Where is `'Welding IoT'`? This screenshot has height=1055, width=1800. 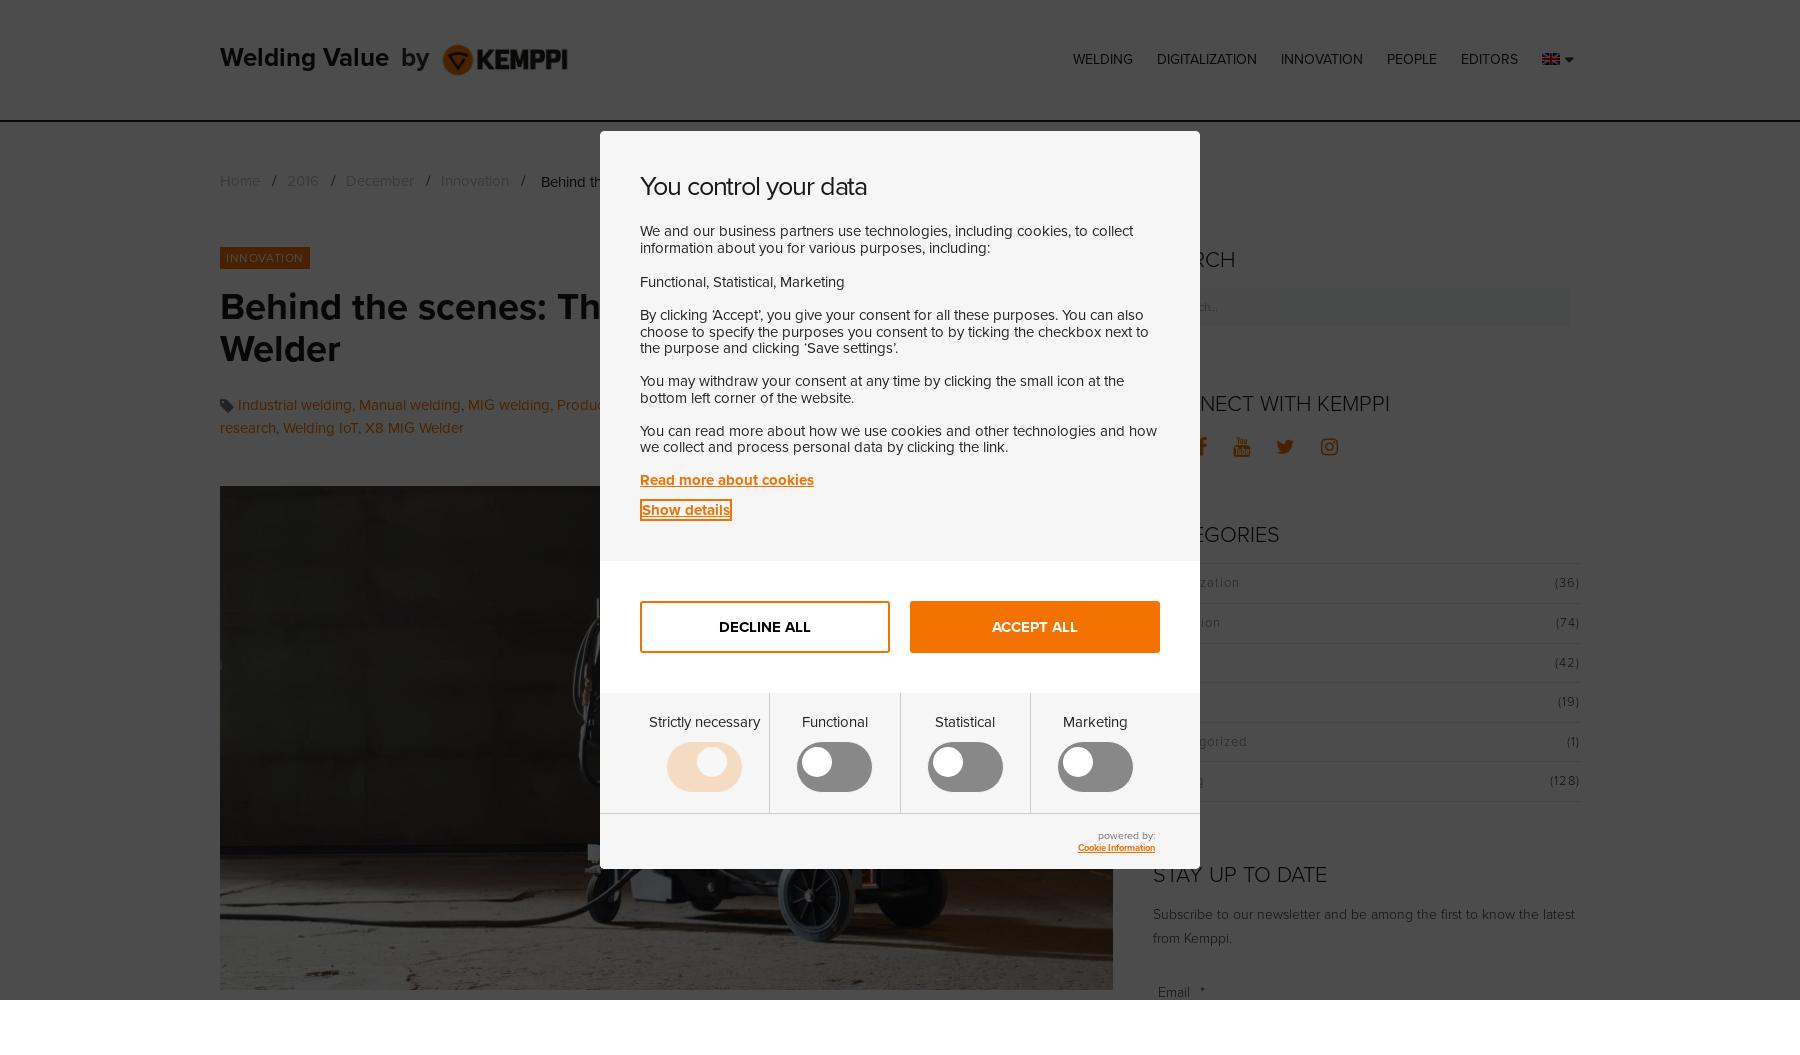 'Welding IoT' is located at coordinates (319, 427).